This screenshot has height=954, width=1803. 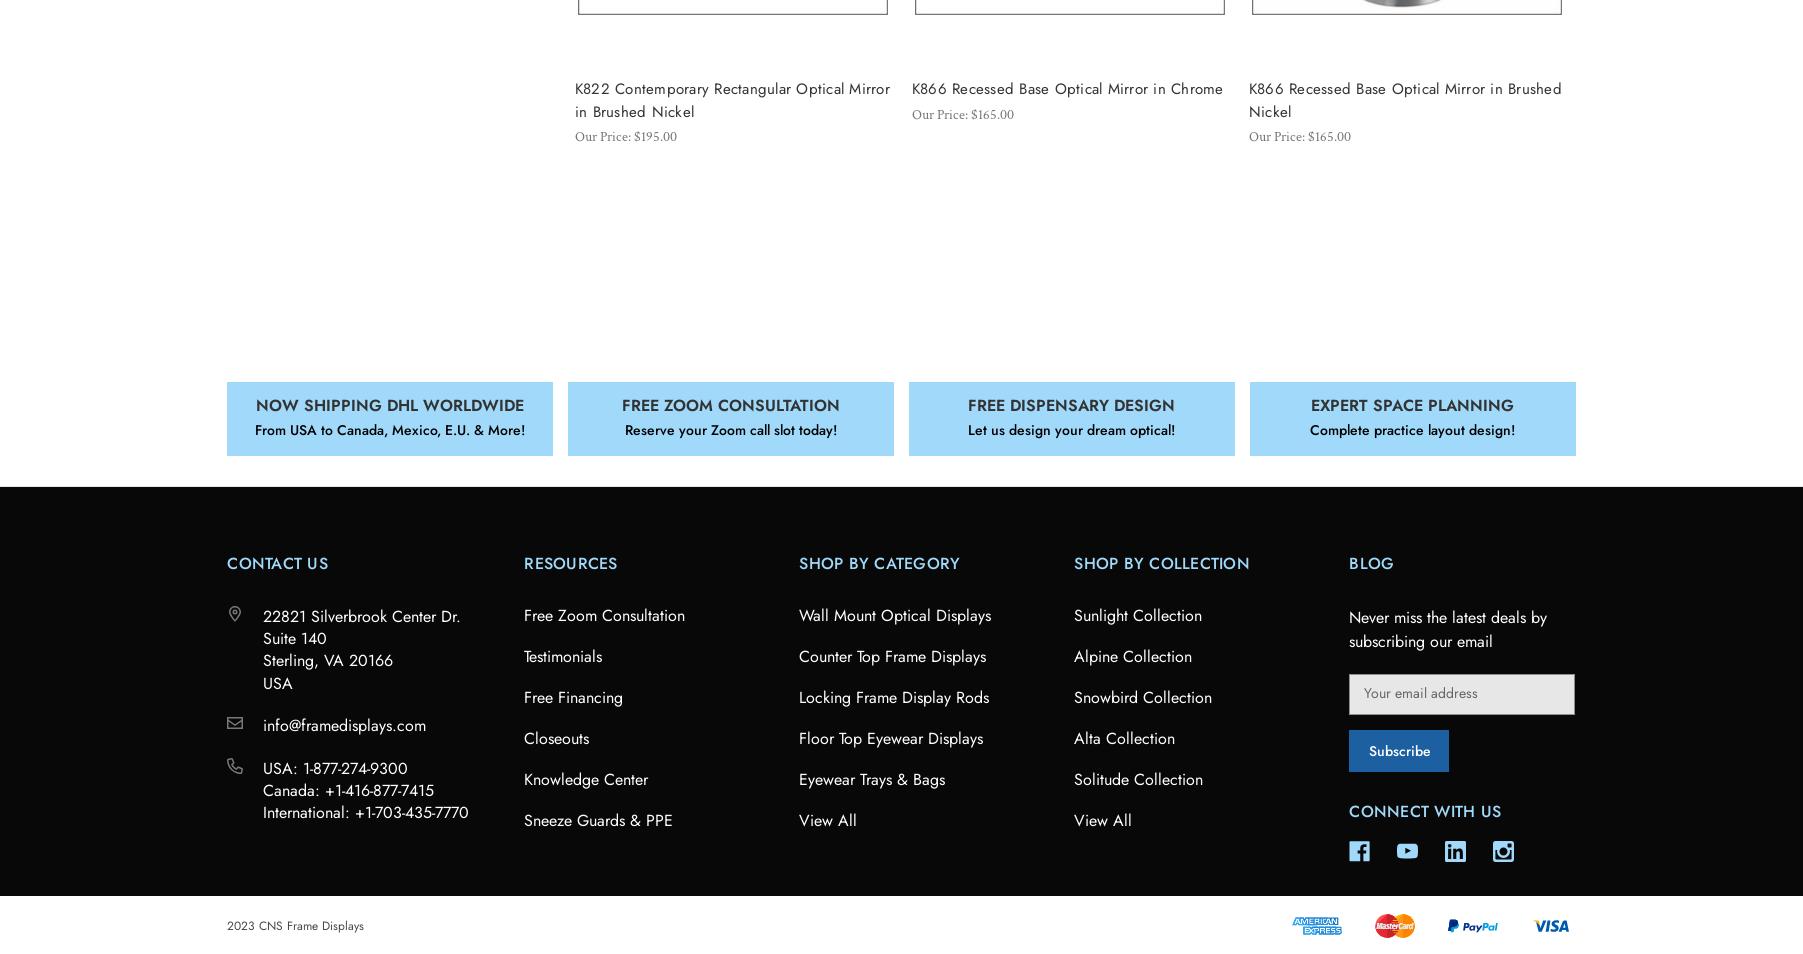 What do you see at coordinates (327, 659) in the screenshot?
I see `'Sterling, VA 20166'` at bounding box center [327, 659].